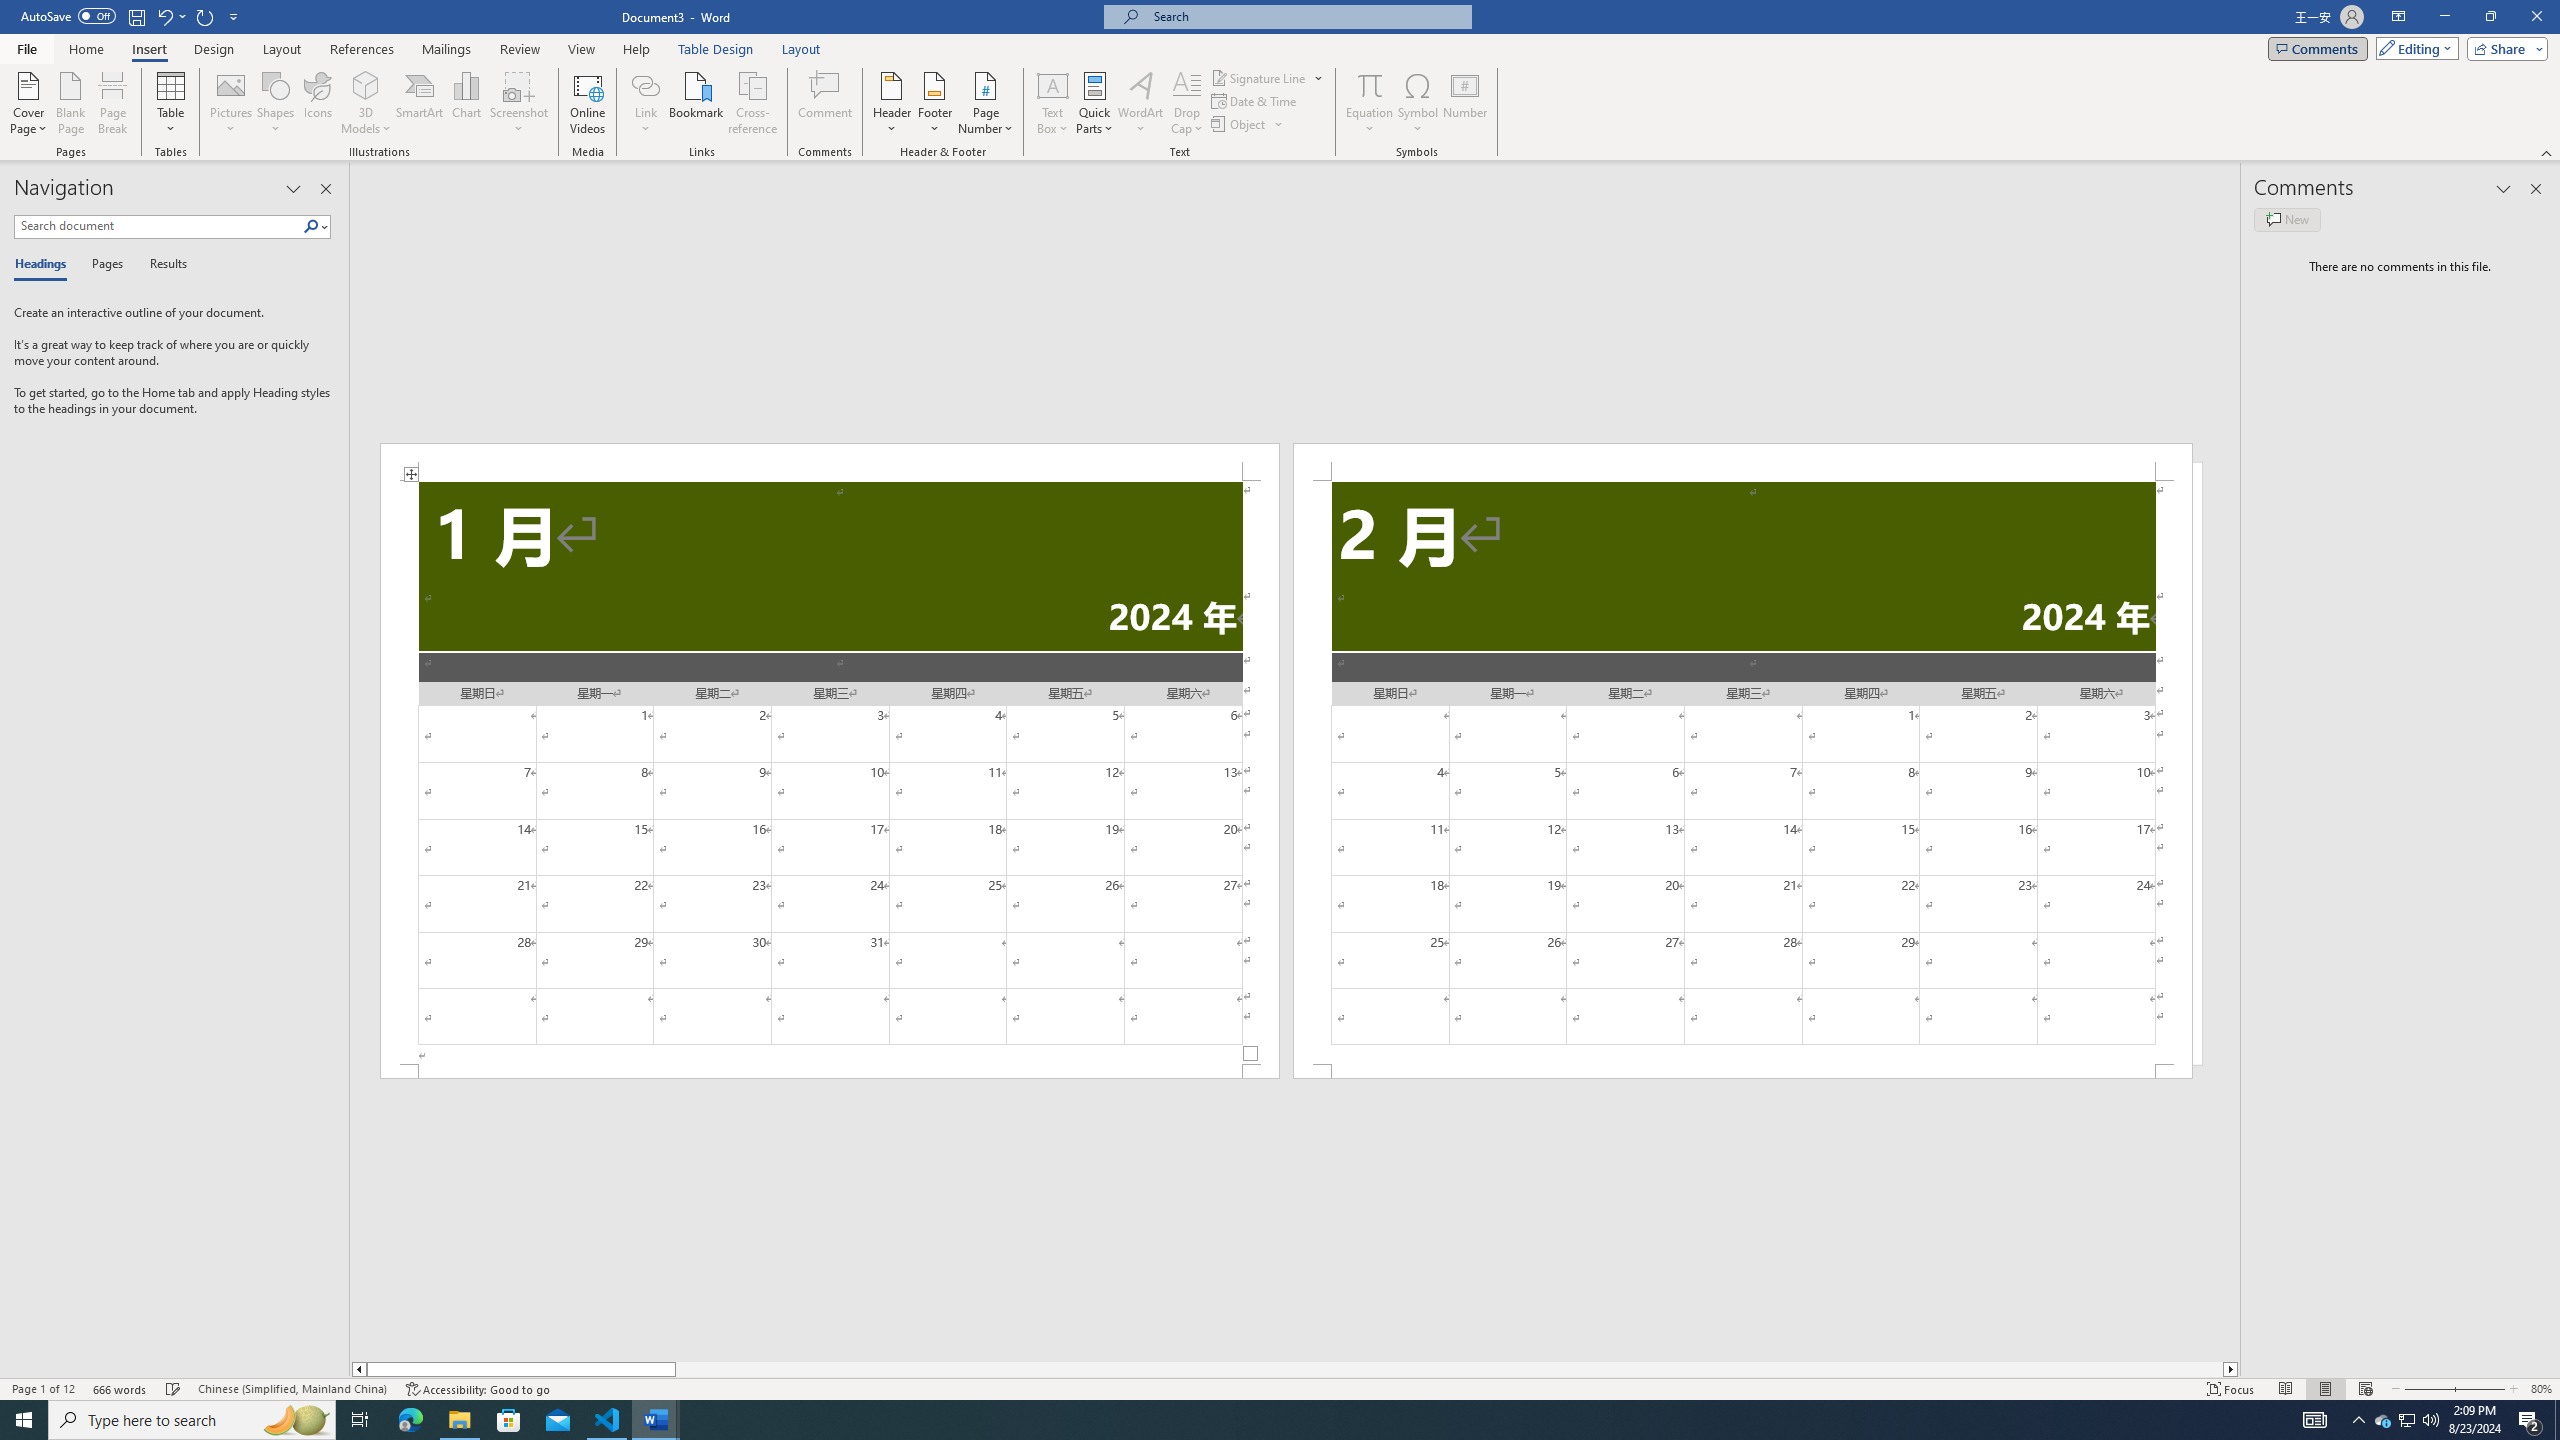 The width and height of the screenshot is (2560, 1440). Describe the element at coordinates (1418, 103) in the screenshot. I see `'Symbol'` at that location.